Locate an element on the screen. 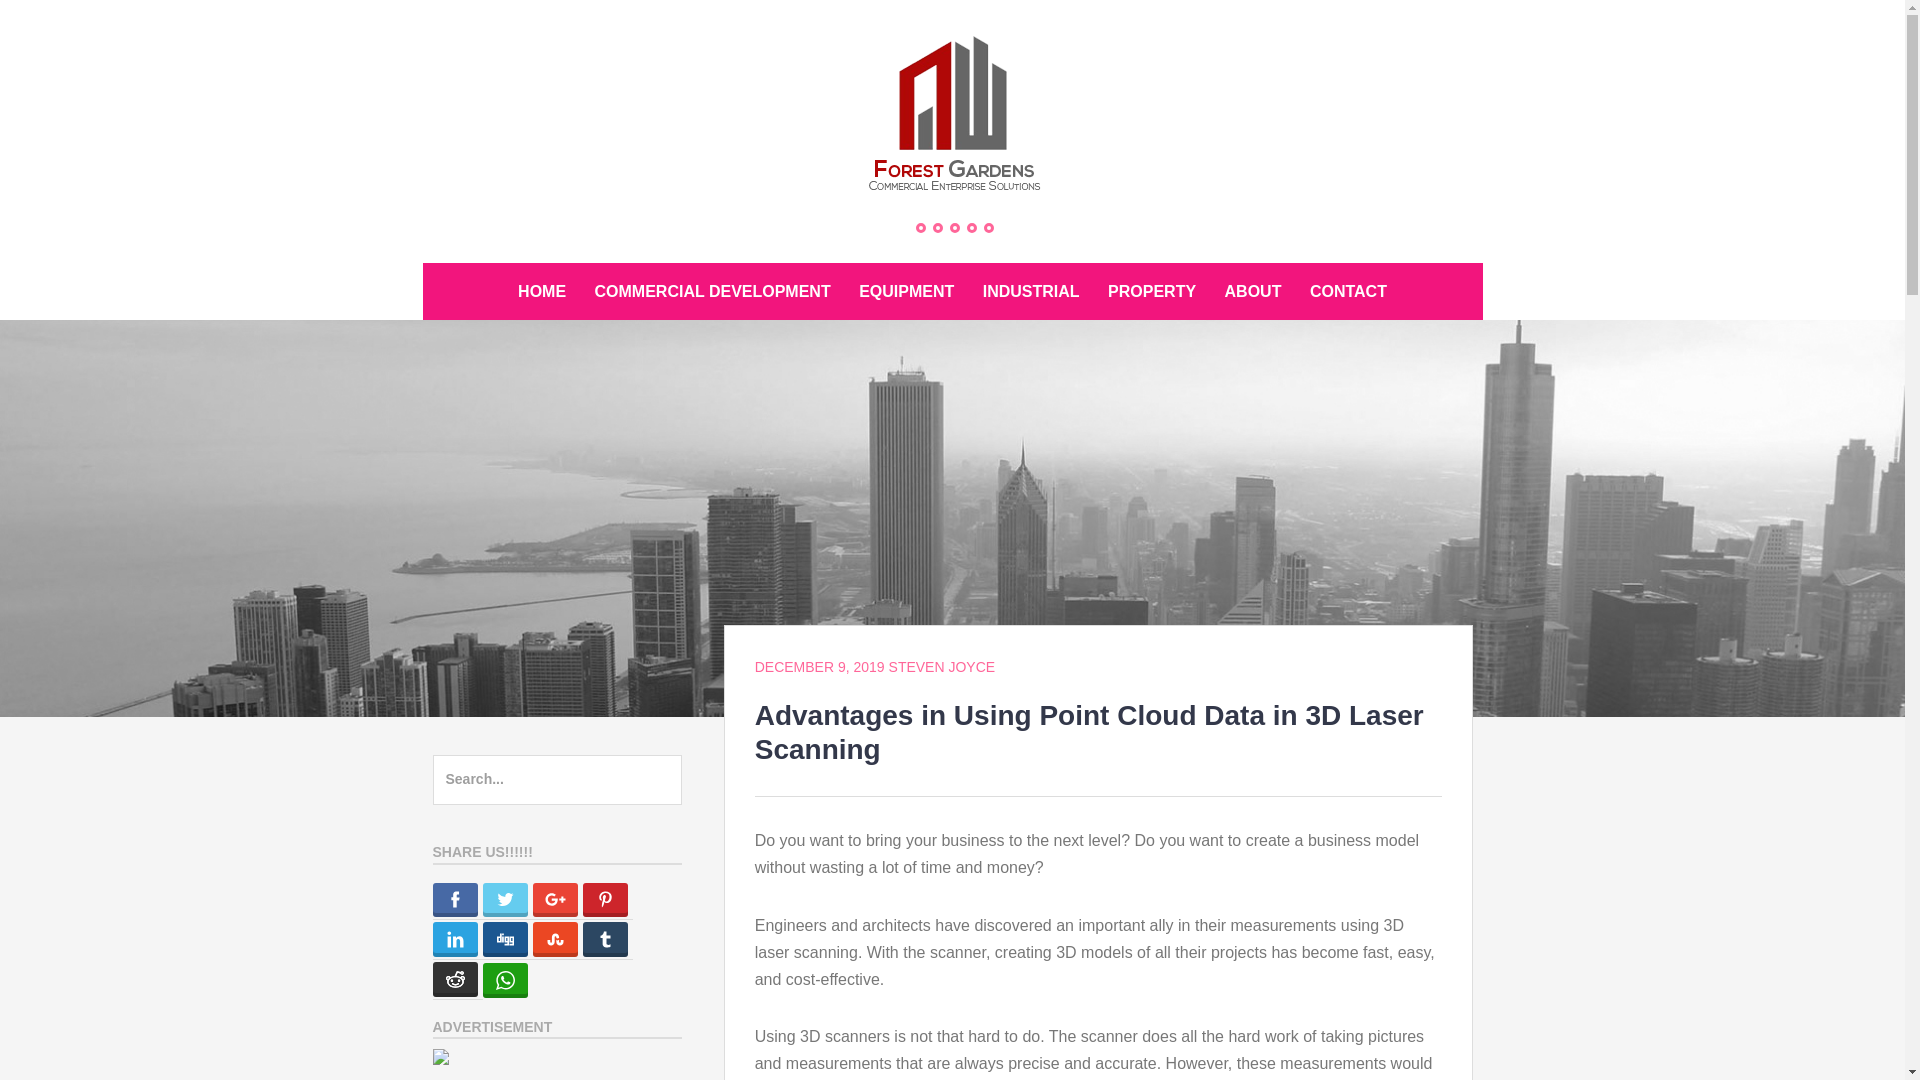 The width and height of the screenshot is (1920, 1080). 'PROPERTY' is located at coordinates (1094, 291).